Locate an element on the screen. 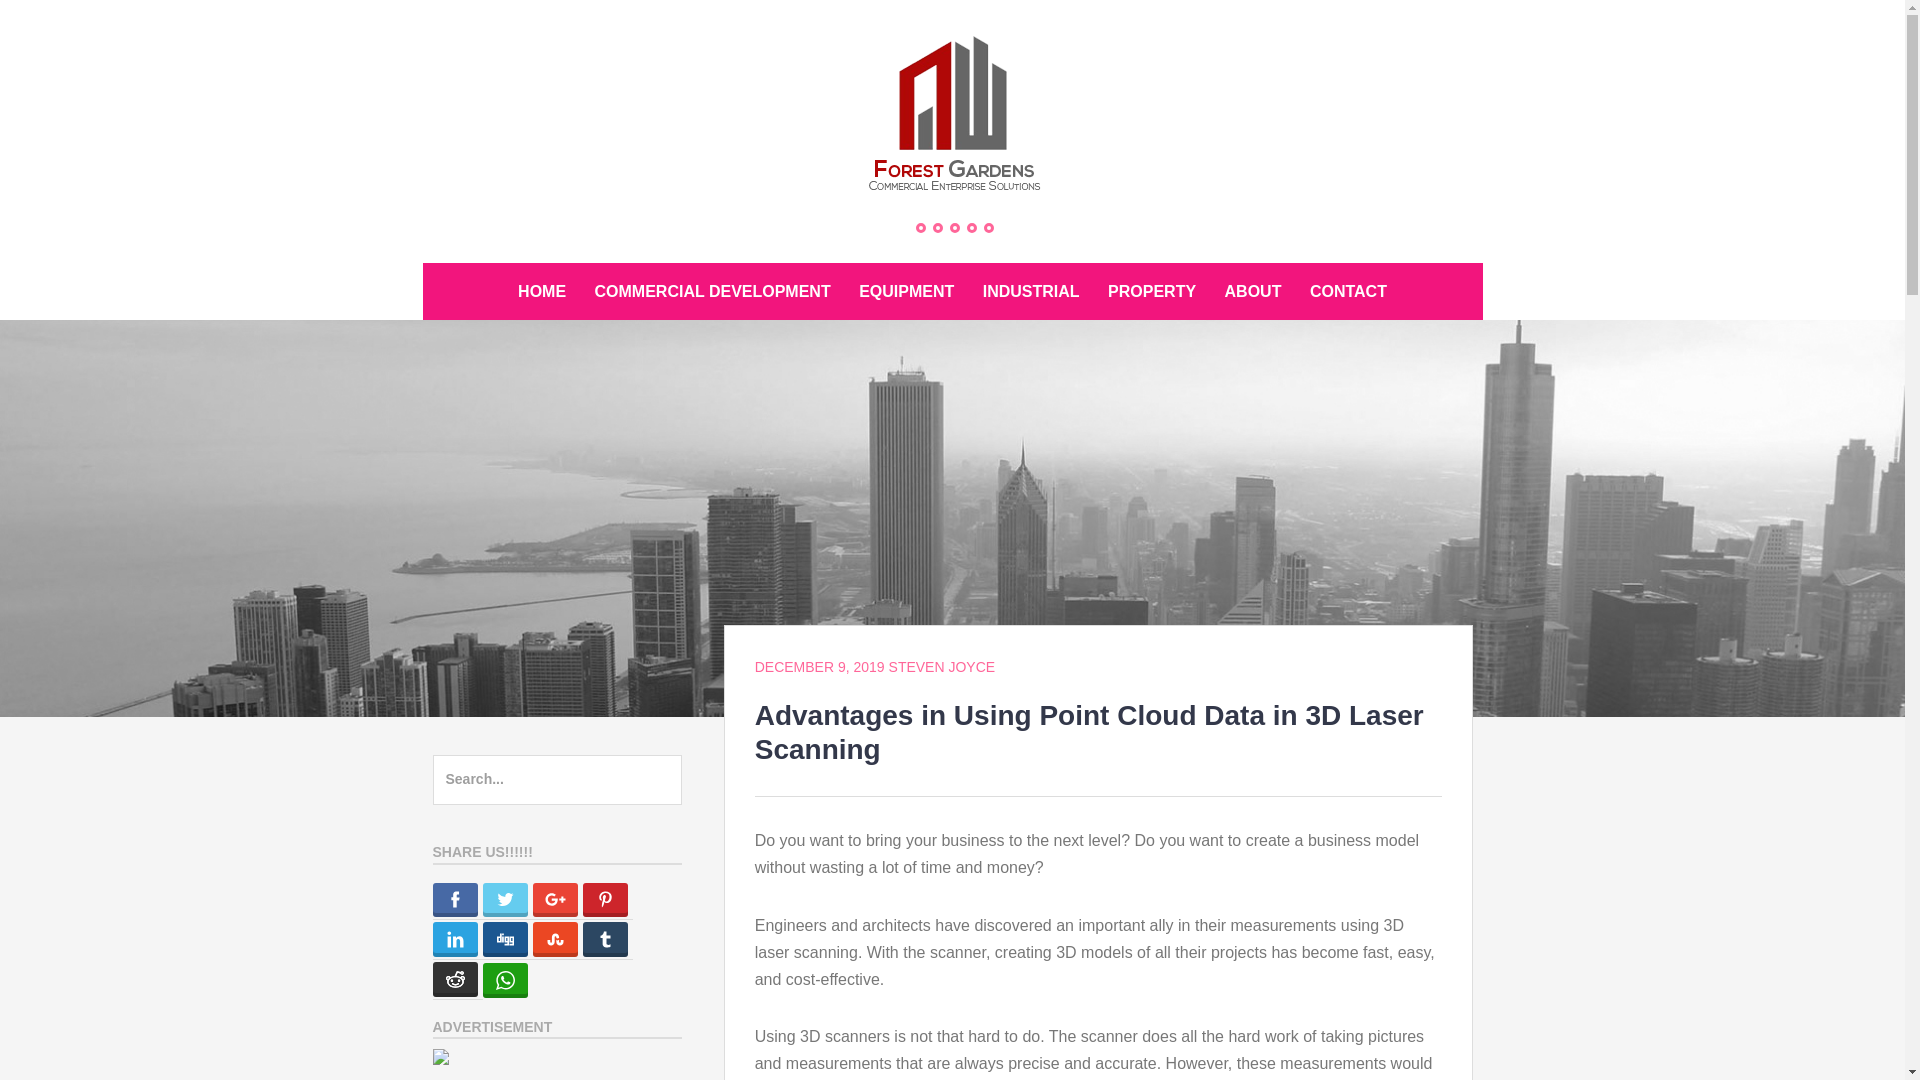 The width and height of the screenshot is (1920, 1080). 'PROPERTY' is located at coordinates (1094, 291).